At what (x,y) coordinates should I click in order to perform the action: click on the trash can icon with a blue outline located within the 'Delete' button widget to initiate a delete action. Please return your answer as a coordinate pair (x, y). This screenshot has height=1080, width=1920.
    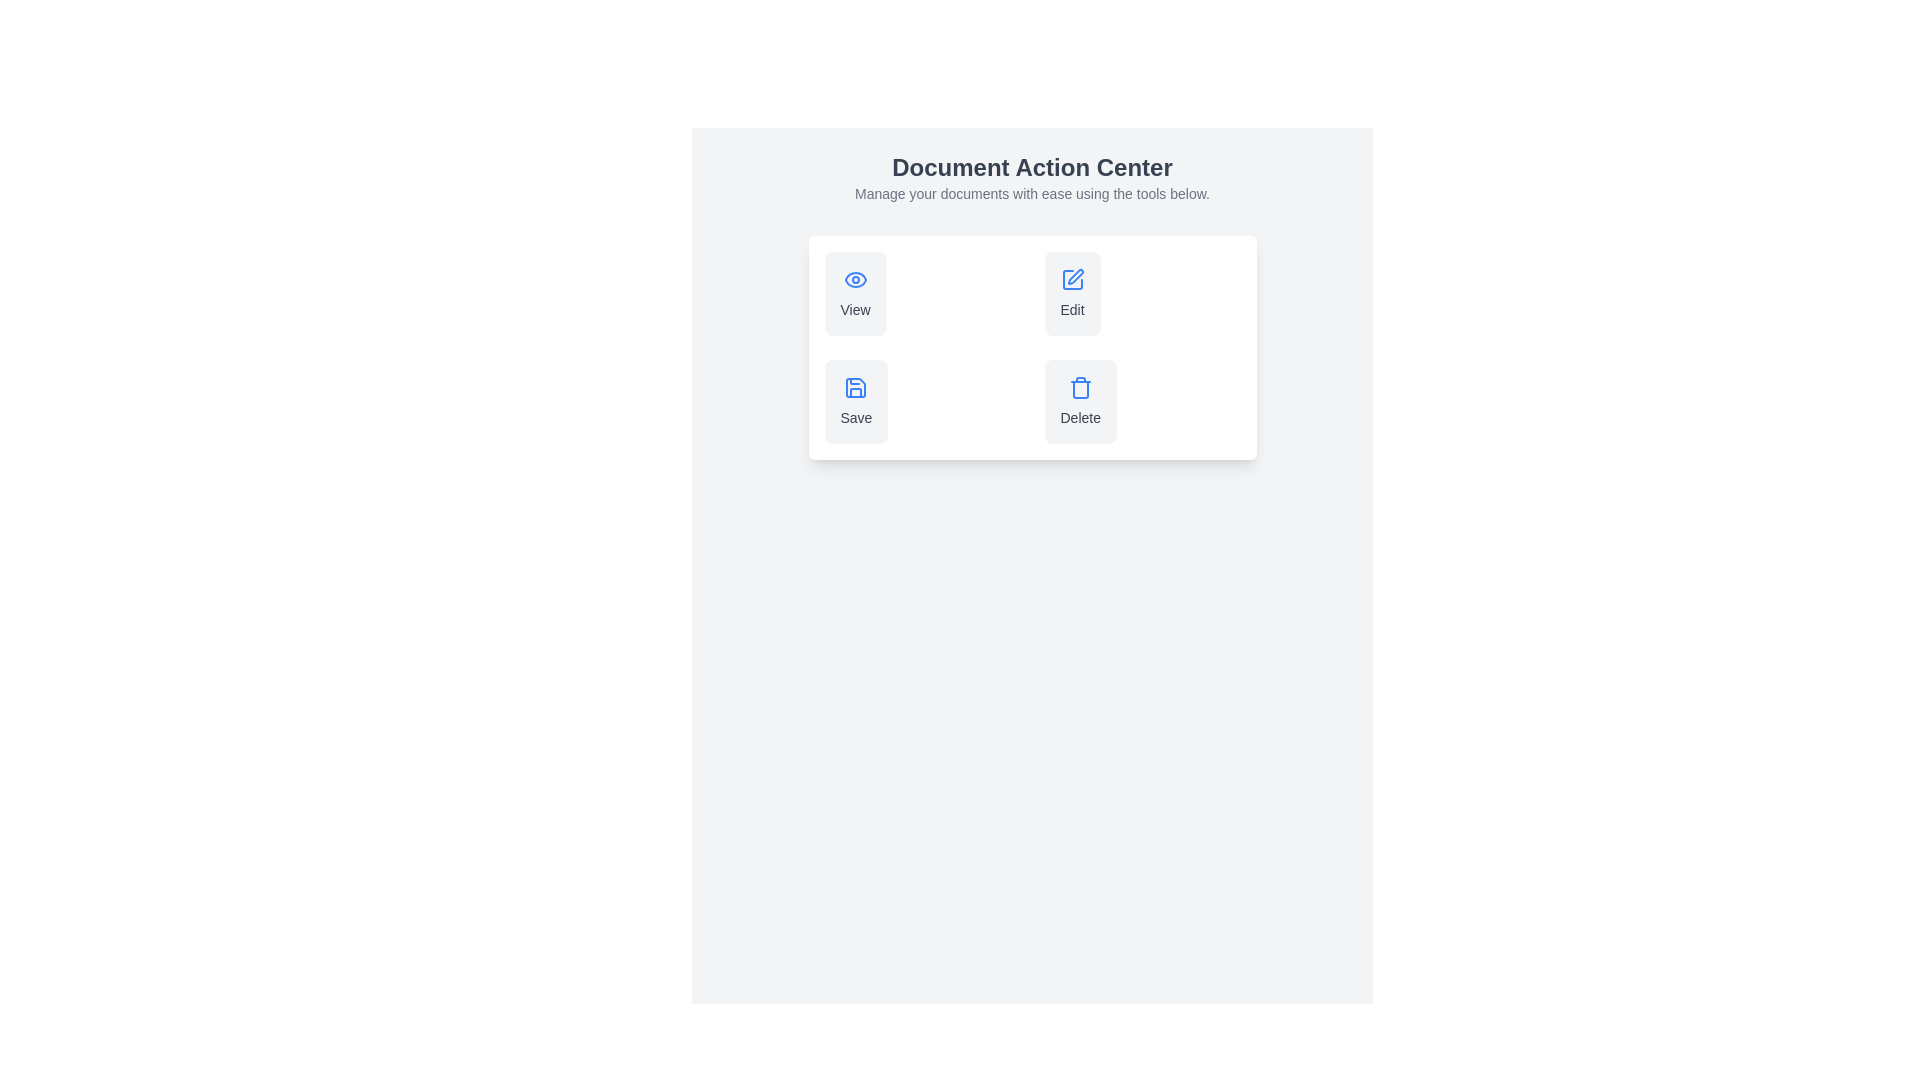
    Looking at the image, I should click on (1079, 388).